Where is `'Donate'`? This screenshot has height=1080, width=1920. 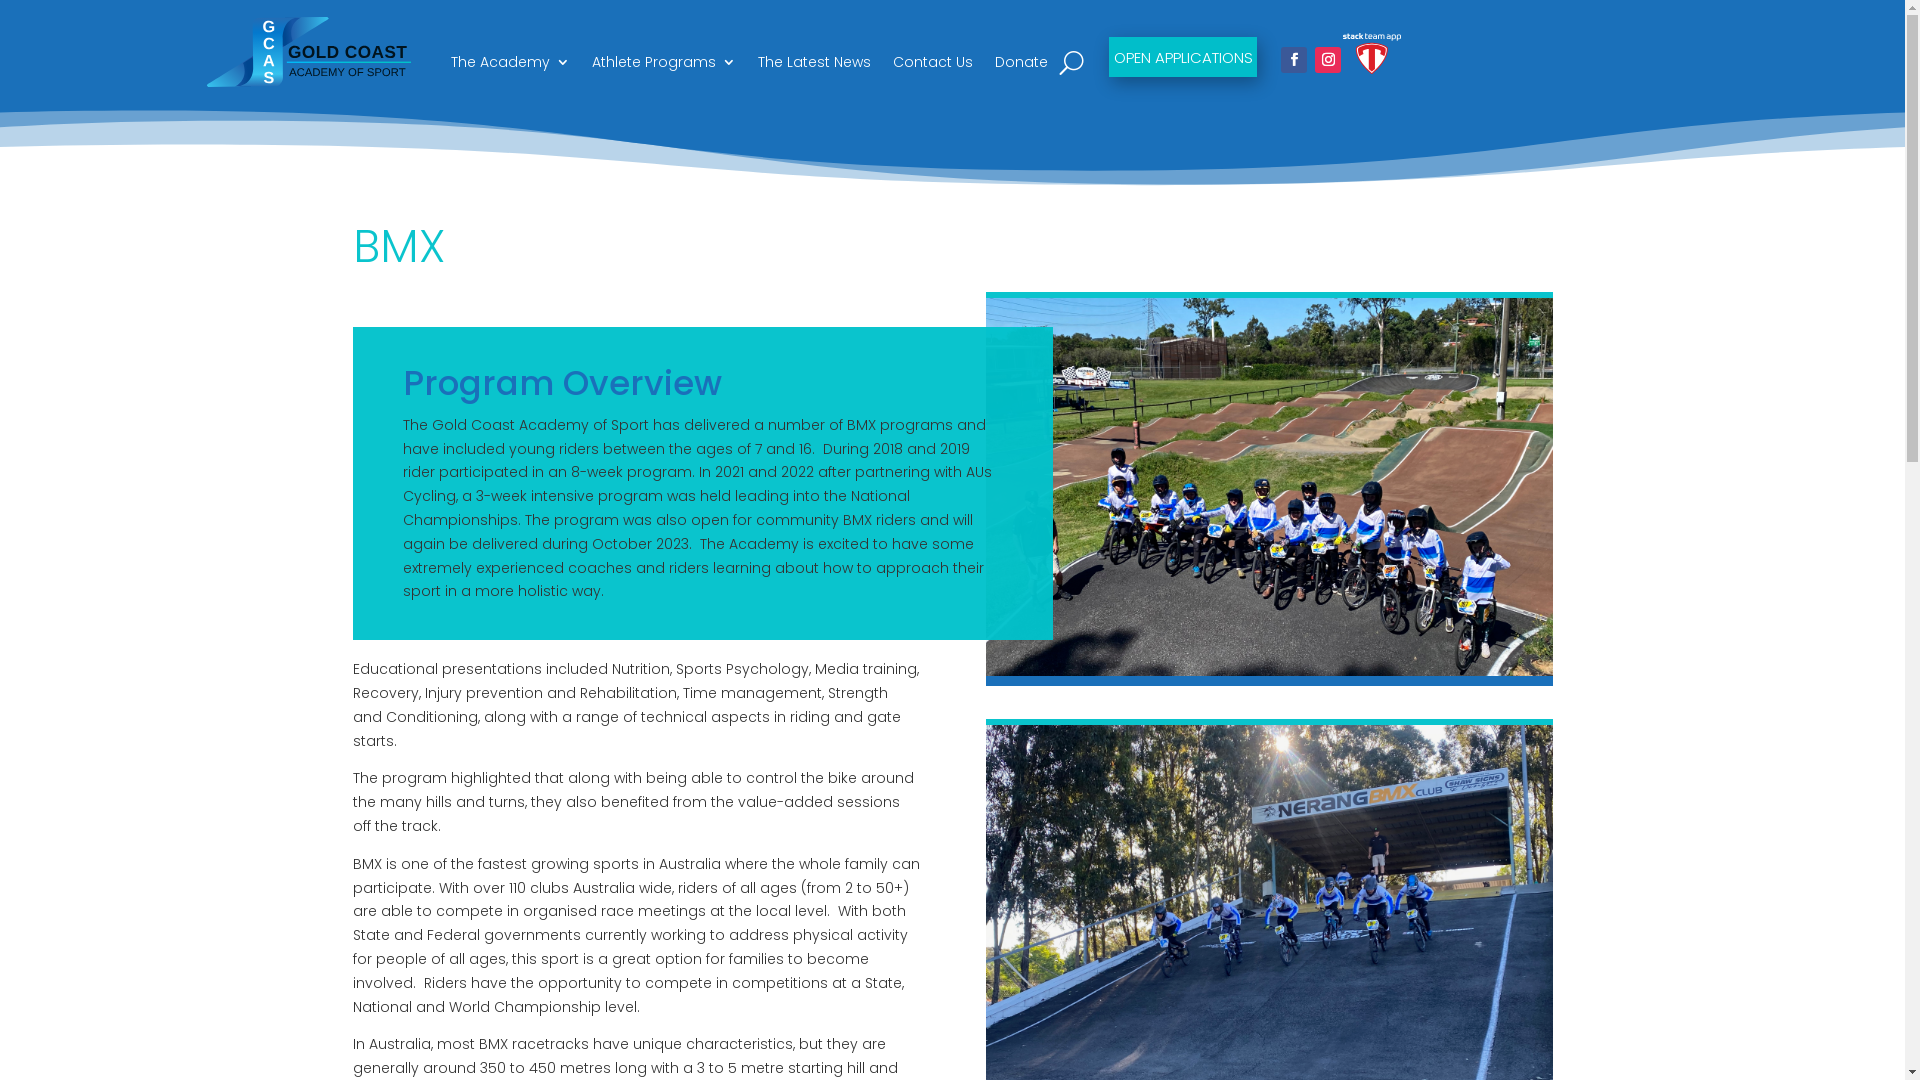 'Donate' is located at coordinates (994, 64).